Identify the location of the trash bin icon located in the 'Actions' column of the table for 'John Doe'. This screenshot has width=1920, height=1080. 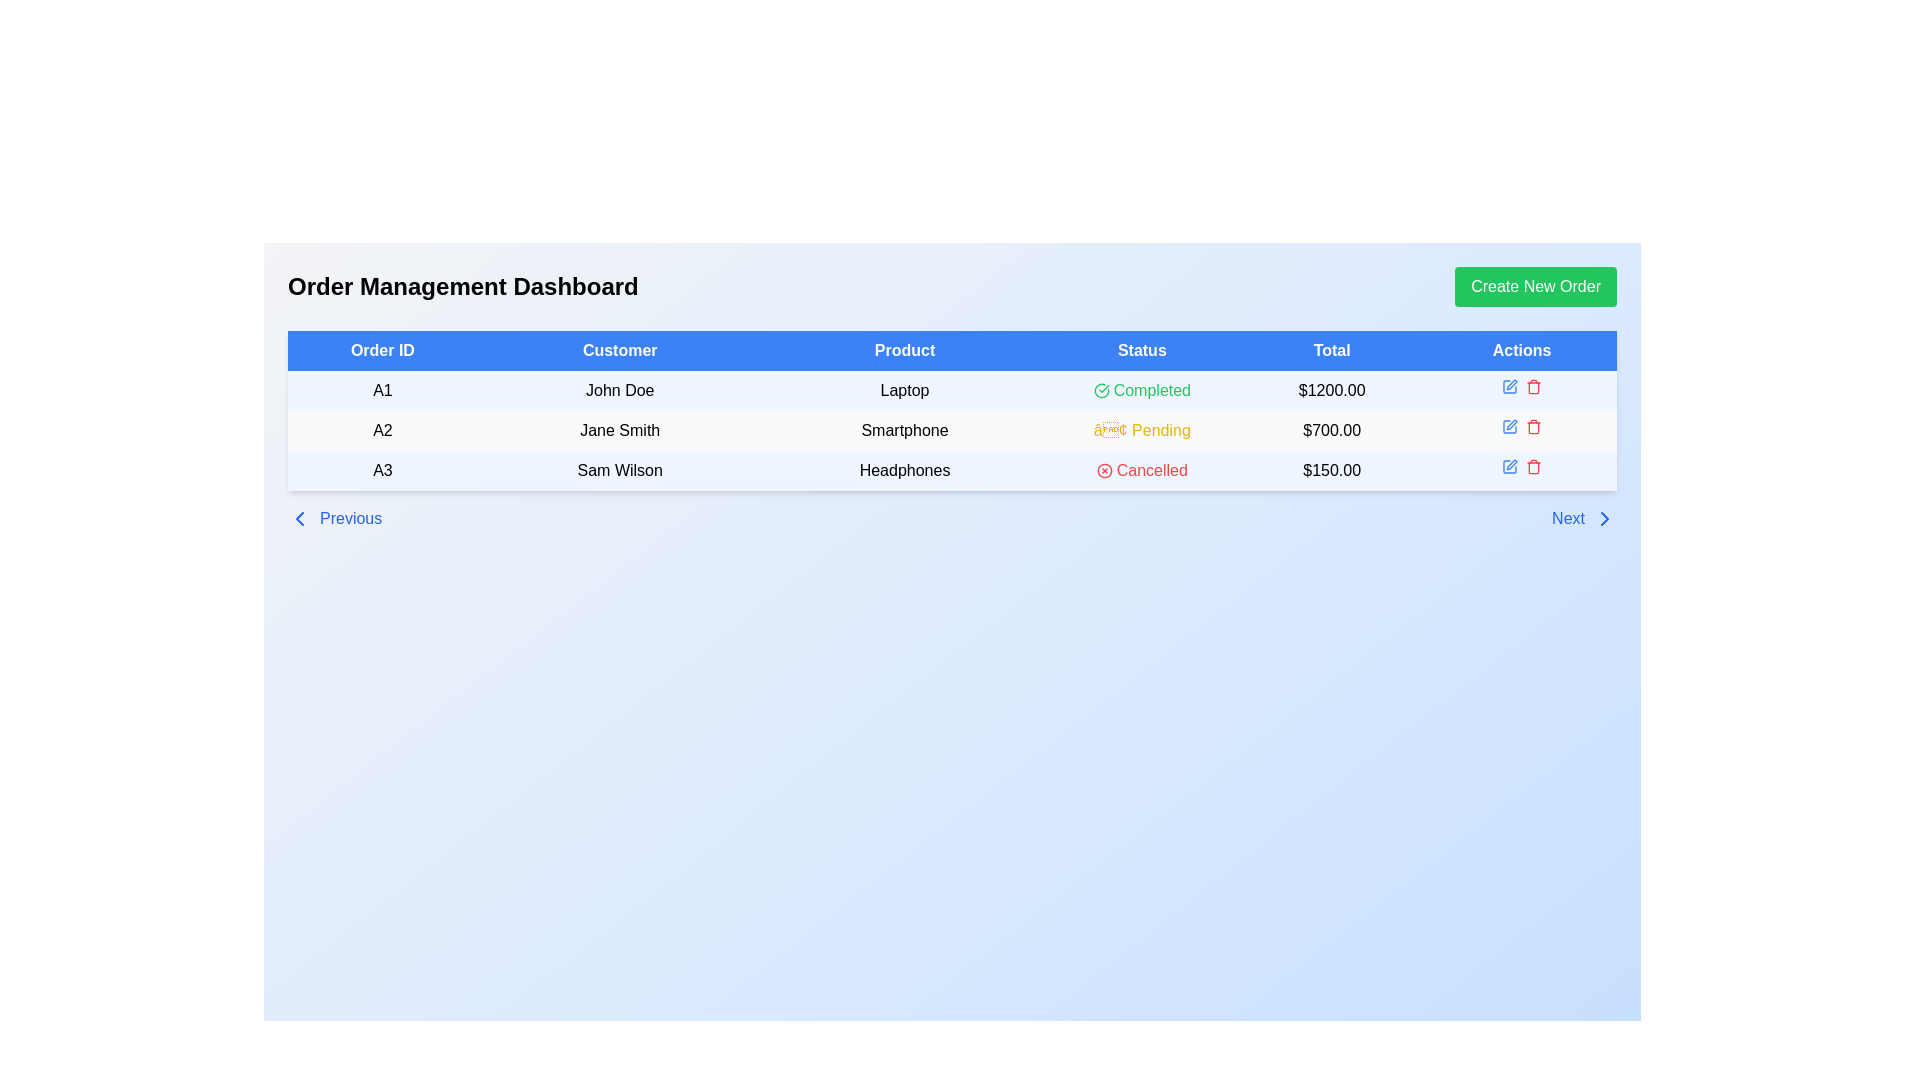
(1533, 388).